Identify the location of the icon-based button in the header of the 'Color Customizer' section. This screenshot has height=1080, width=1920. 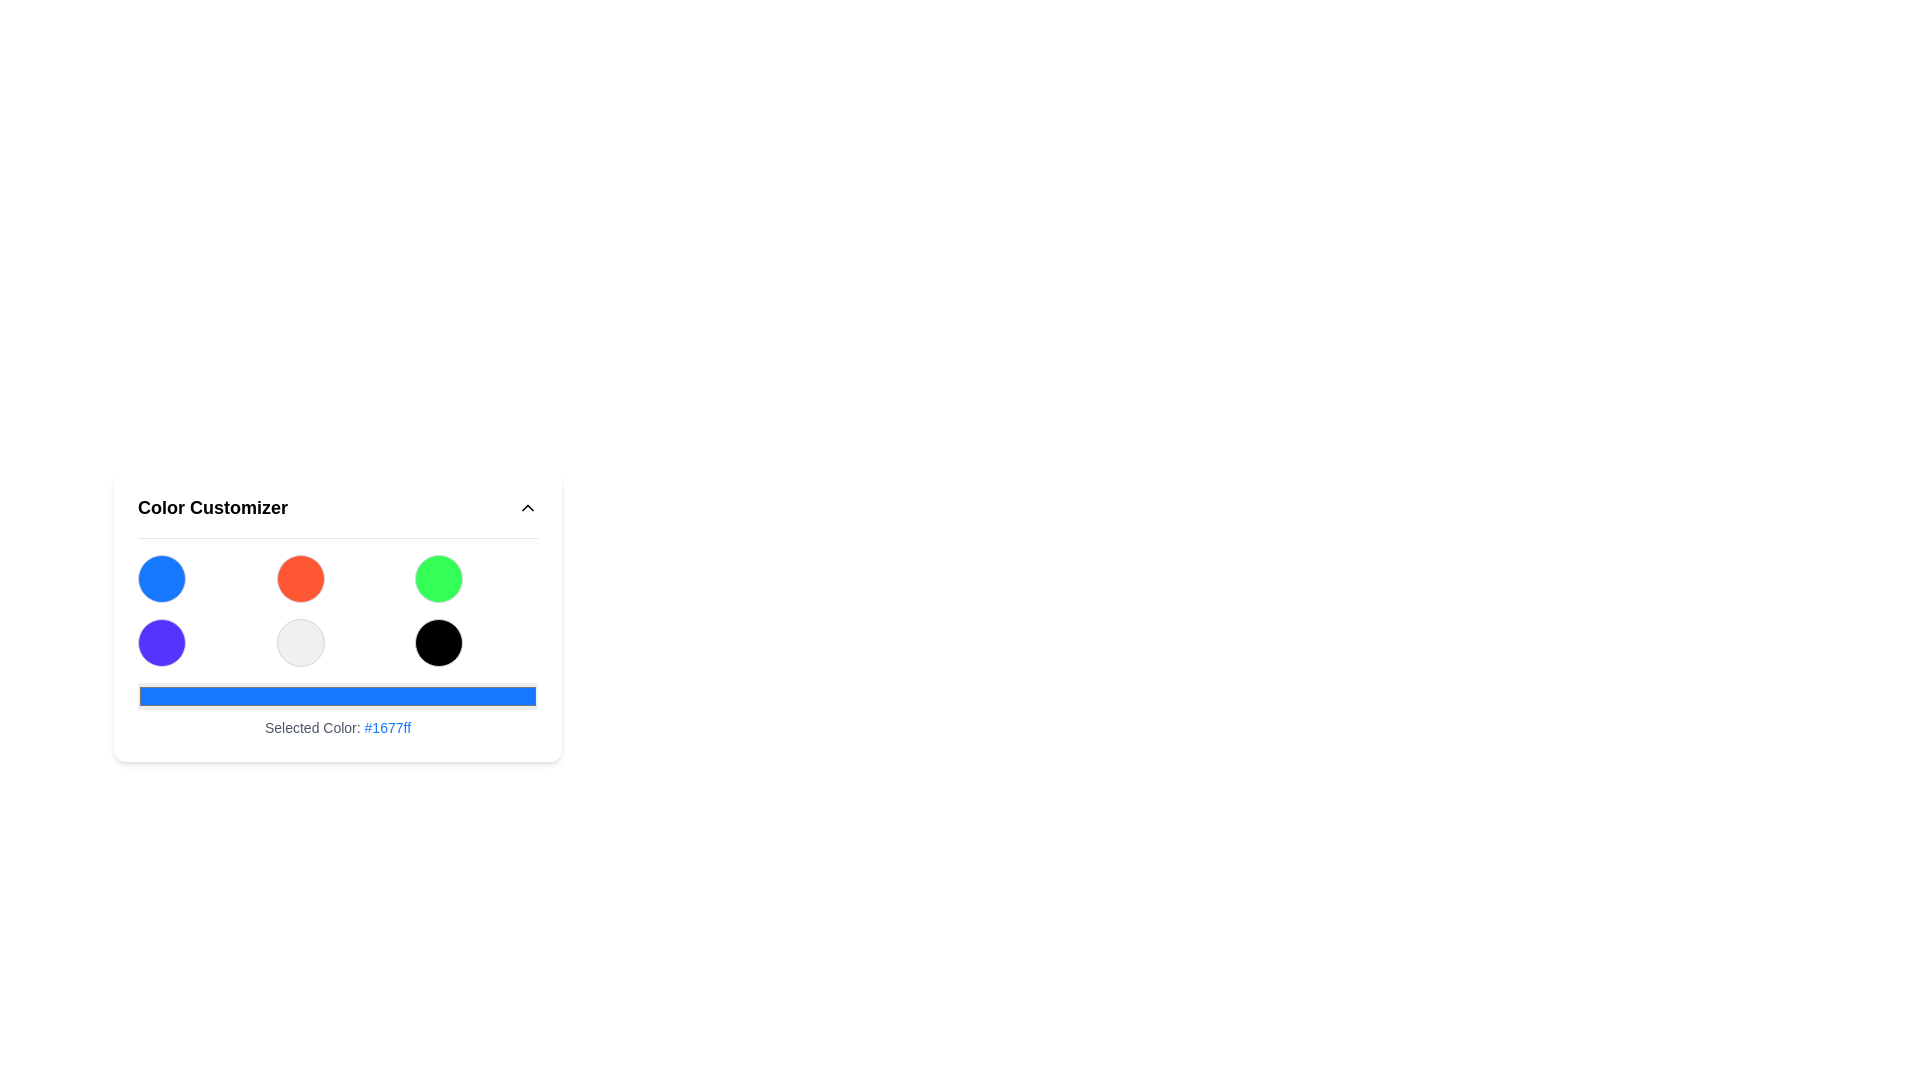
(528, 507).